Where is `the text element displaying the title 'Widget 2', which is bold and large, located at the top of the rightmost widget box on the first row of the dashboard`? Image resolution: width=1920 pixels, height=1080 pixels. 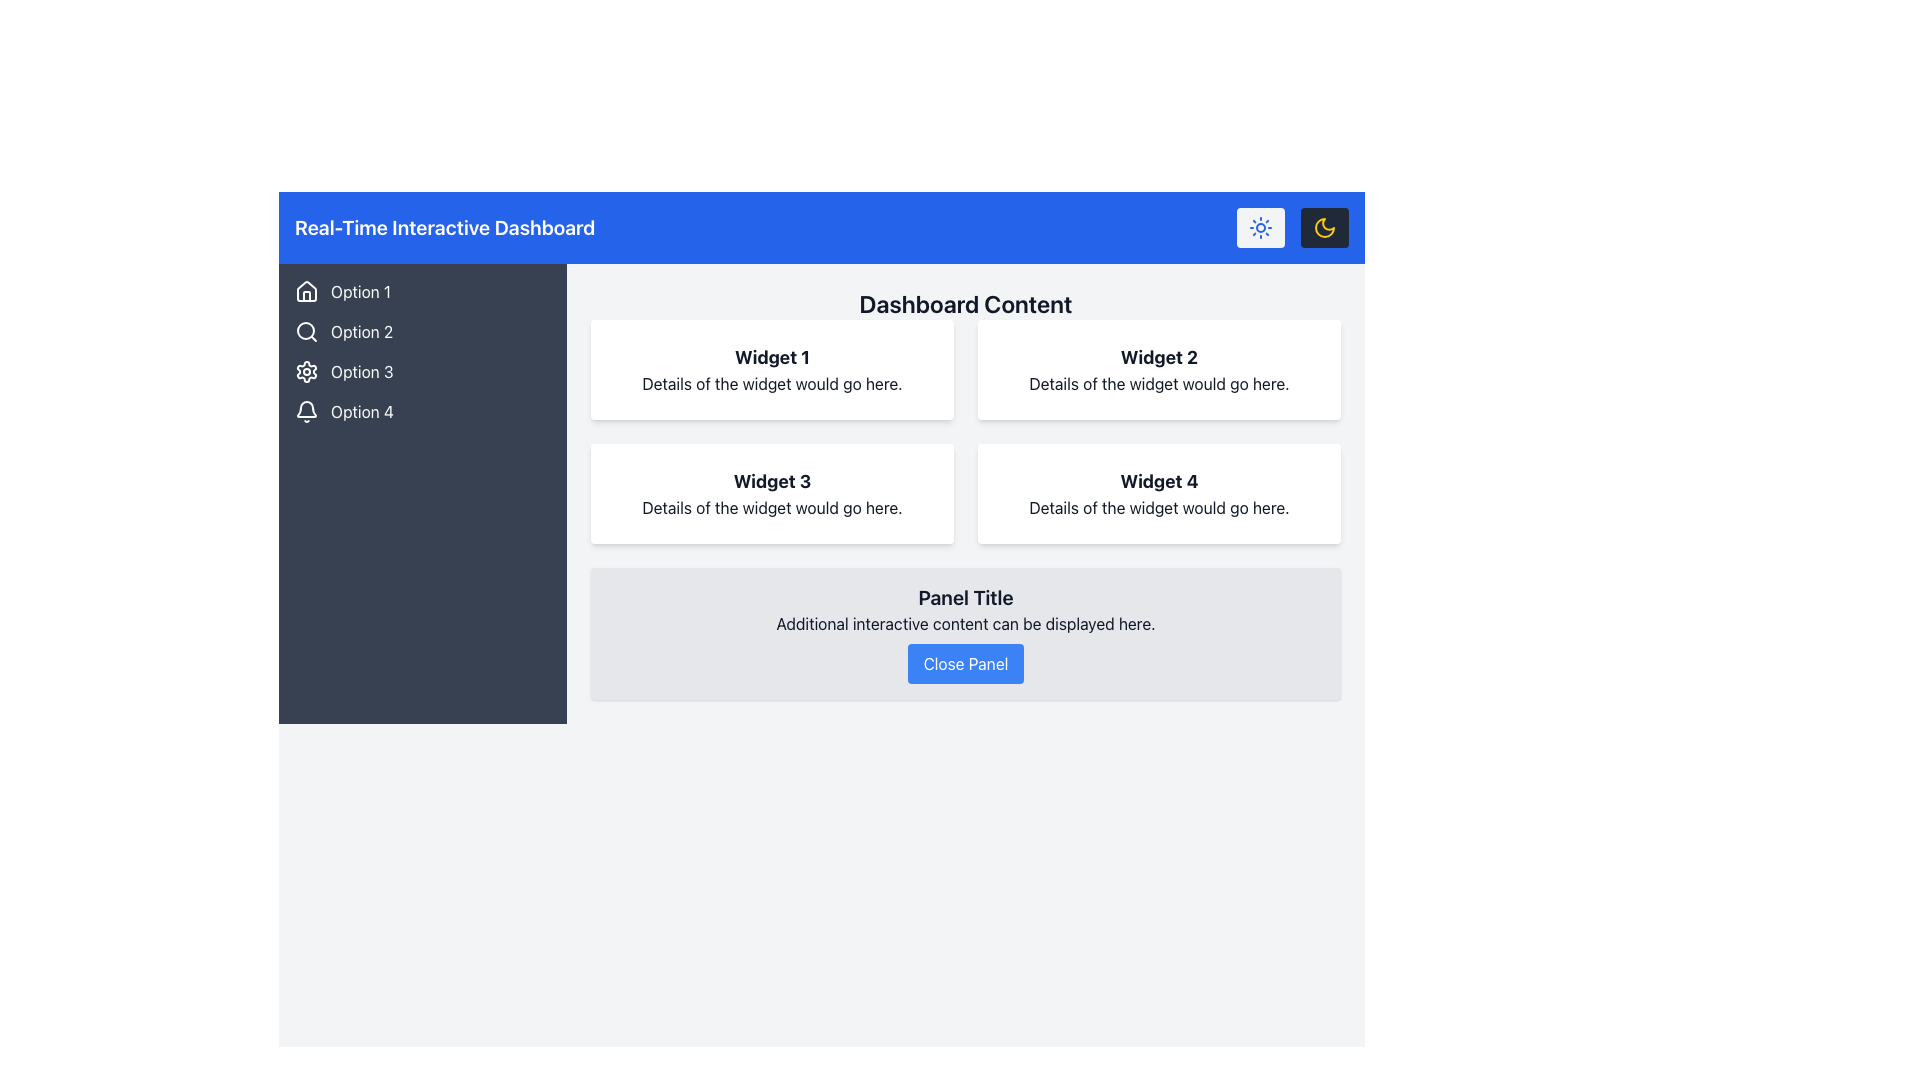
the text element displaying the title 'Widget 2', which is bold and large, located at the top of the rightmost widget box on the first row of the dashboard is located at coordinates (1159, 357).